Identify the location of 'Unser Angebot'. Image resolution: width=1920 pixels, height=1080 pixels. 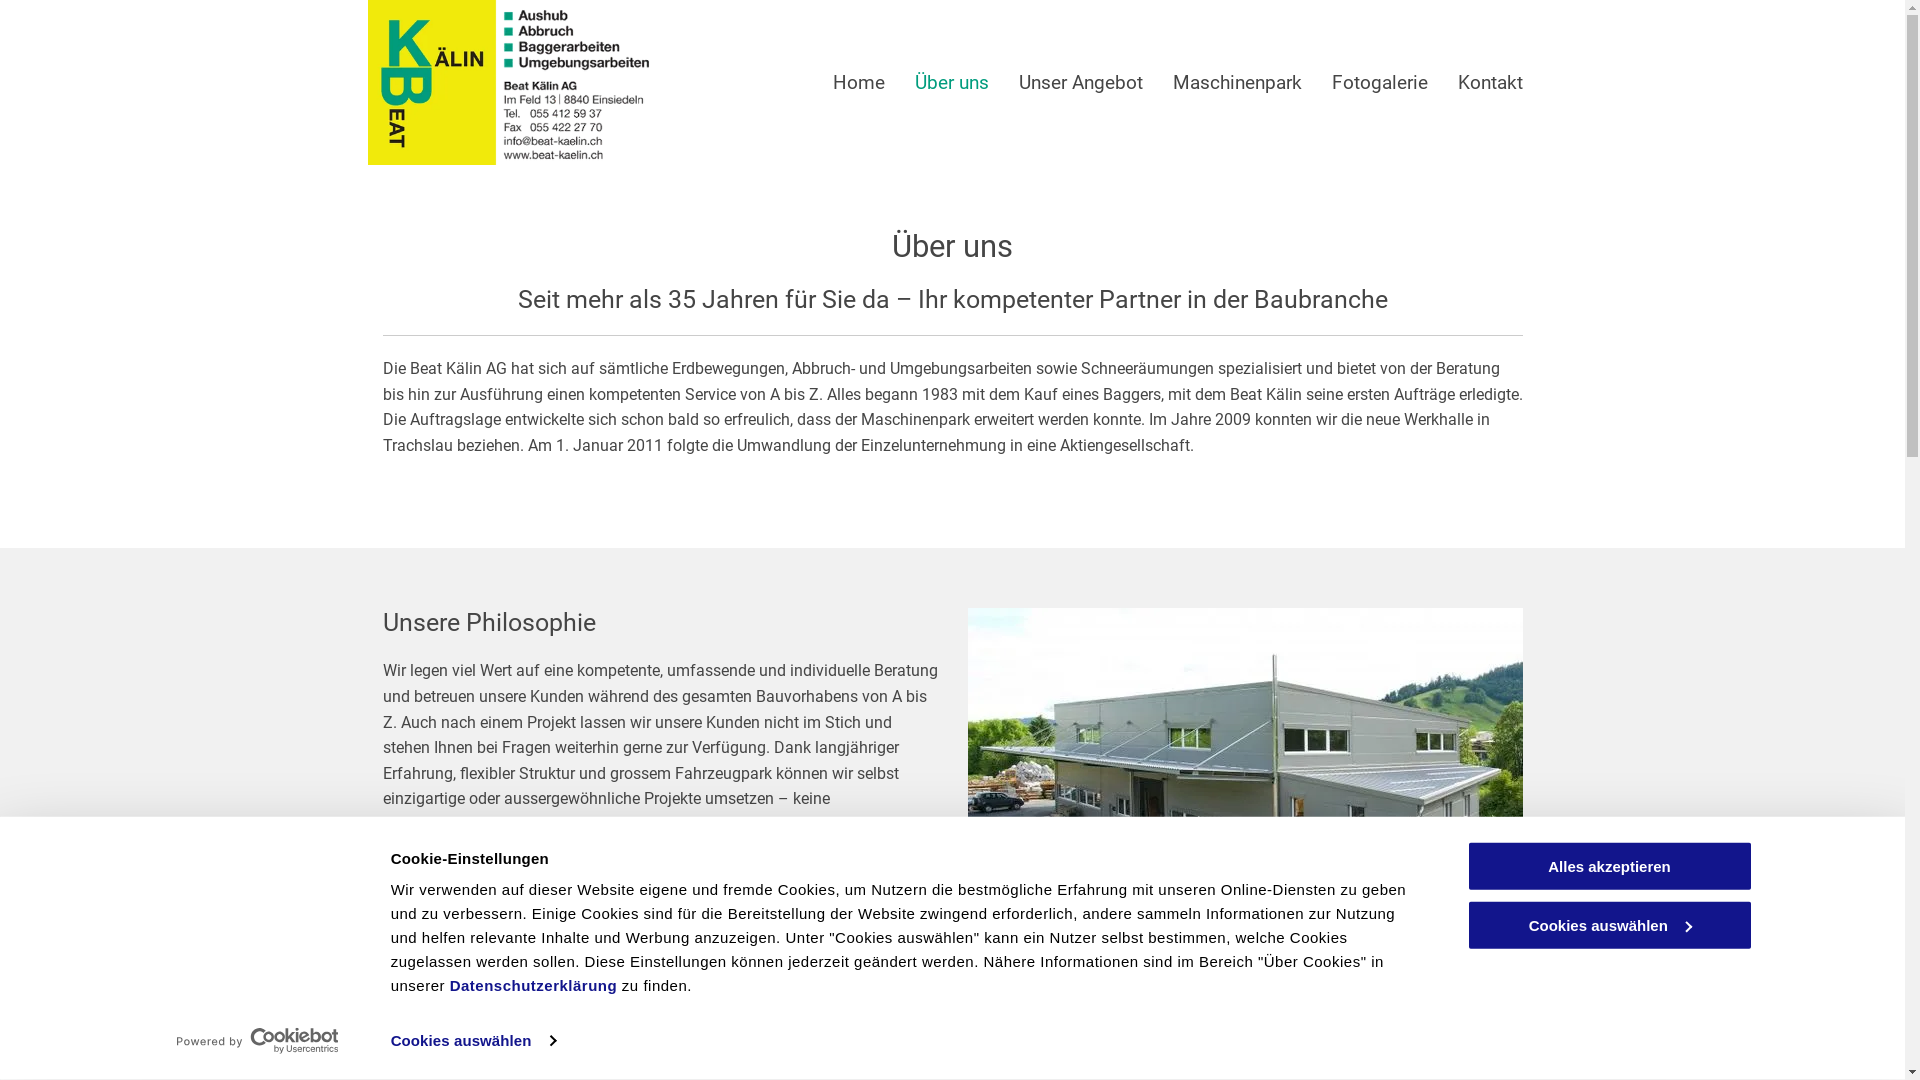
(1079, 81).